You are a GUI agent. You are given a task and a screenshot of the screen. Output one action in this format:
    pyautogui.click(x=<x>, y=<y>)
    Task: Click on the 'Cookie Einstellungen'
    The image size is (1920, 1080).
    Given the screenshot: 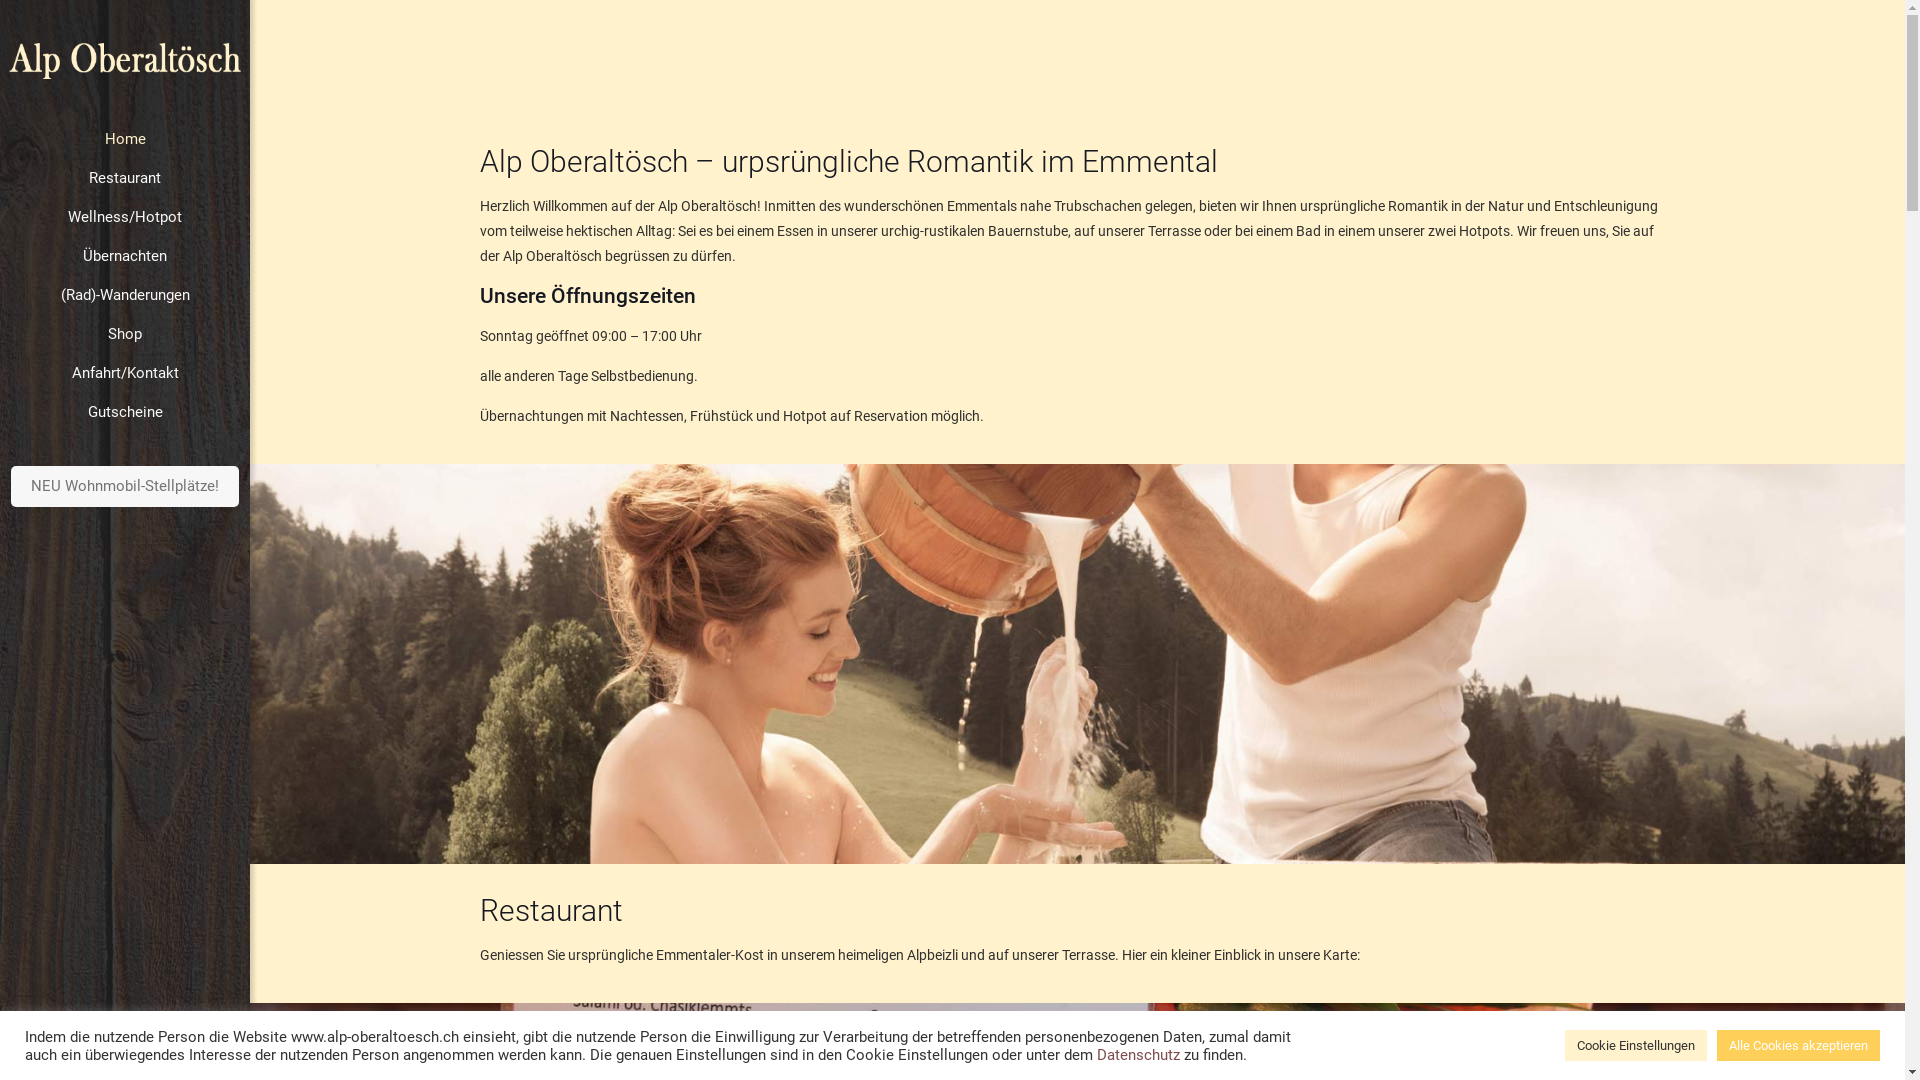 What is the action you would take?
    pyautogui.click(x=1636, y=1044)
    